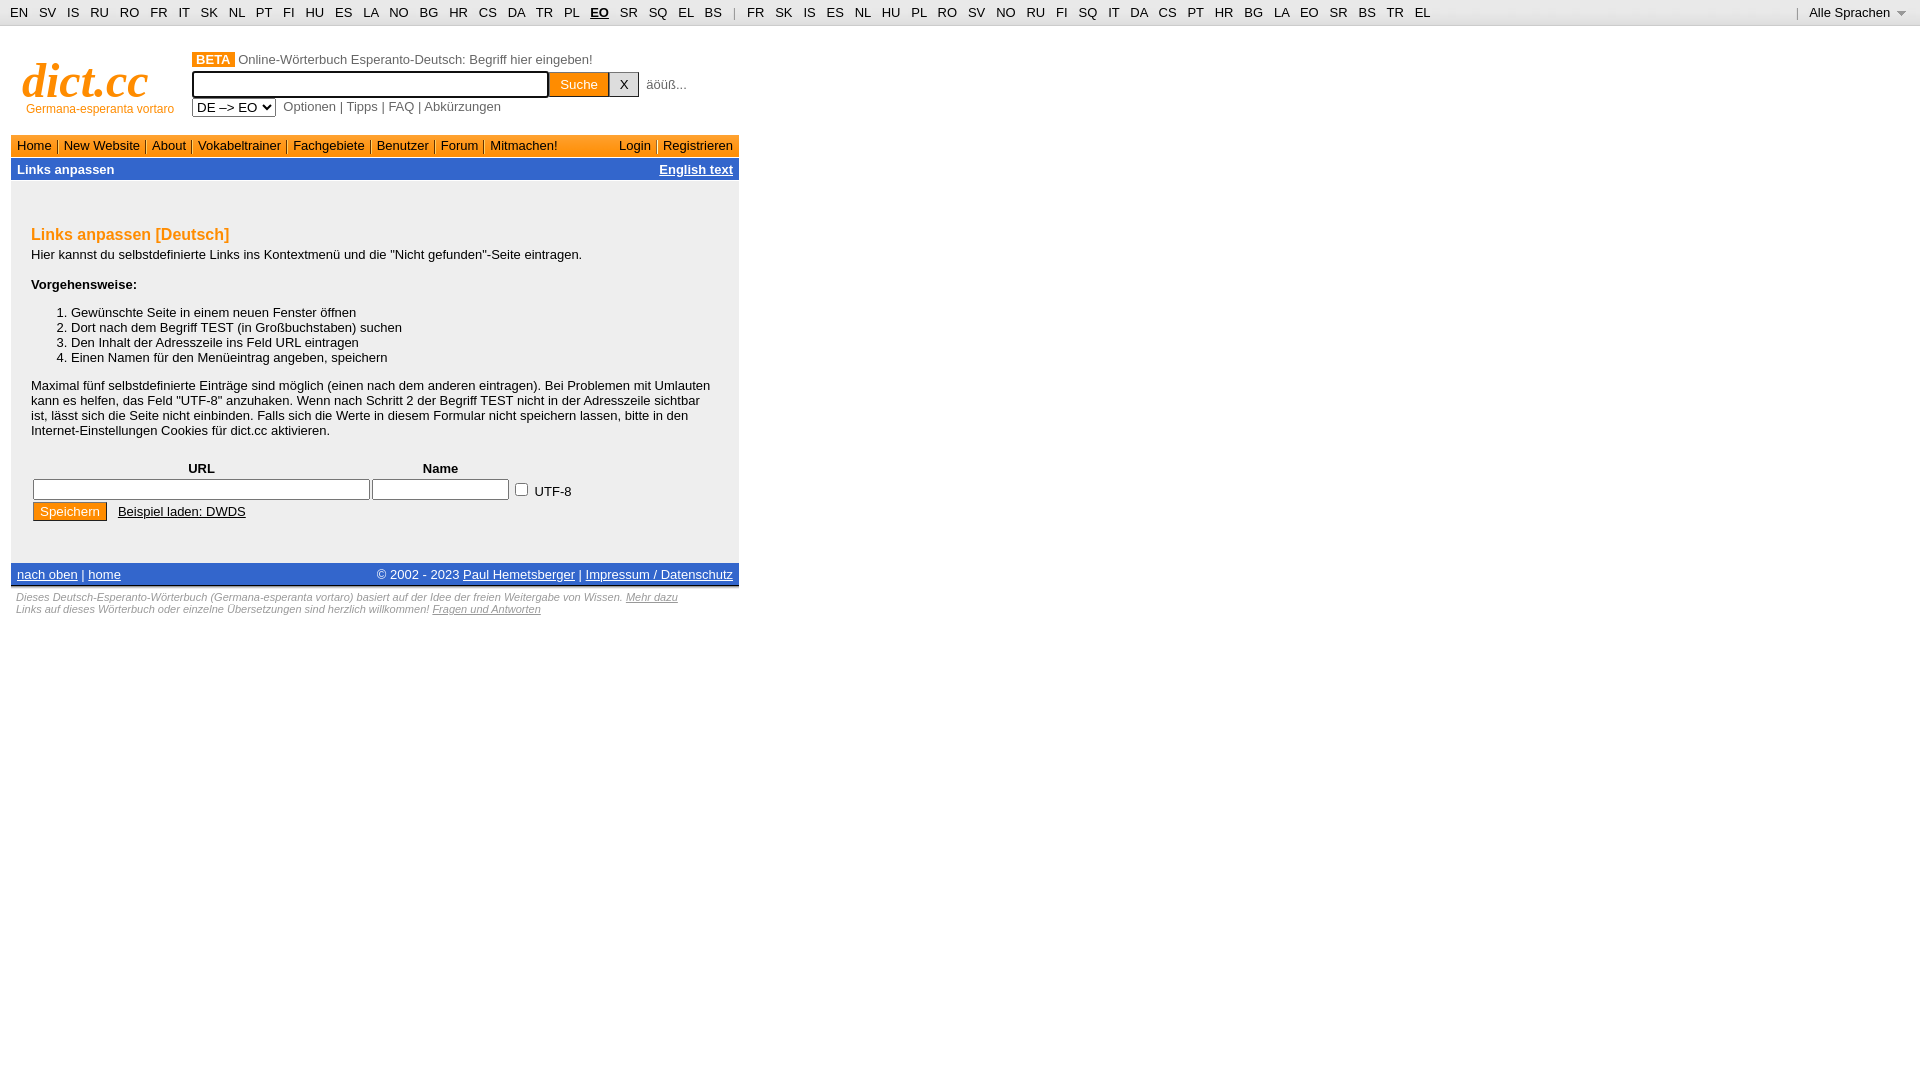  Describe the element at coordinates (377, 144) in the screenshot. I see `'Benutzer'` at that location.